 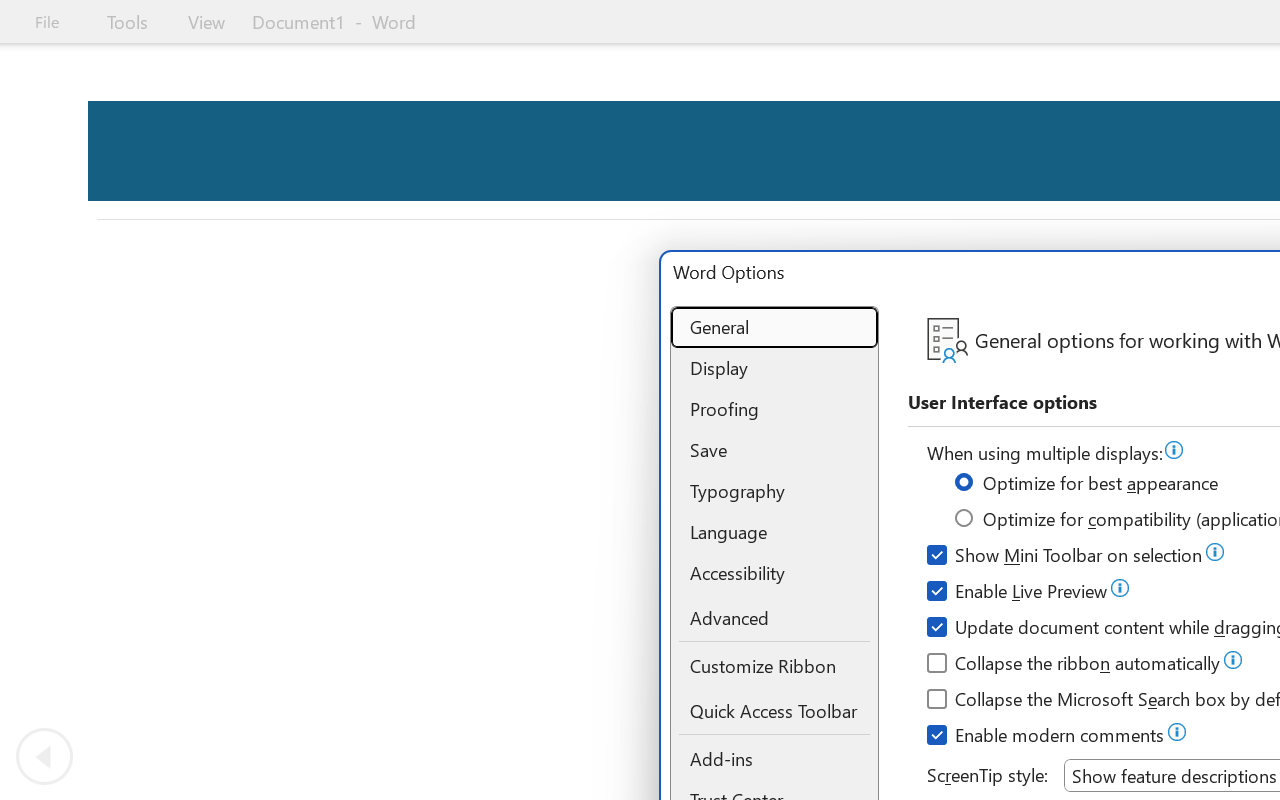 I want to click on 'Add-ins', so click(x=773, y=759).